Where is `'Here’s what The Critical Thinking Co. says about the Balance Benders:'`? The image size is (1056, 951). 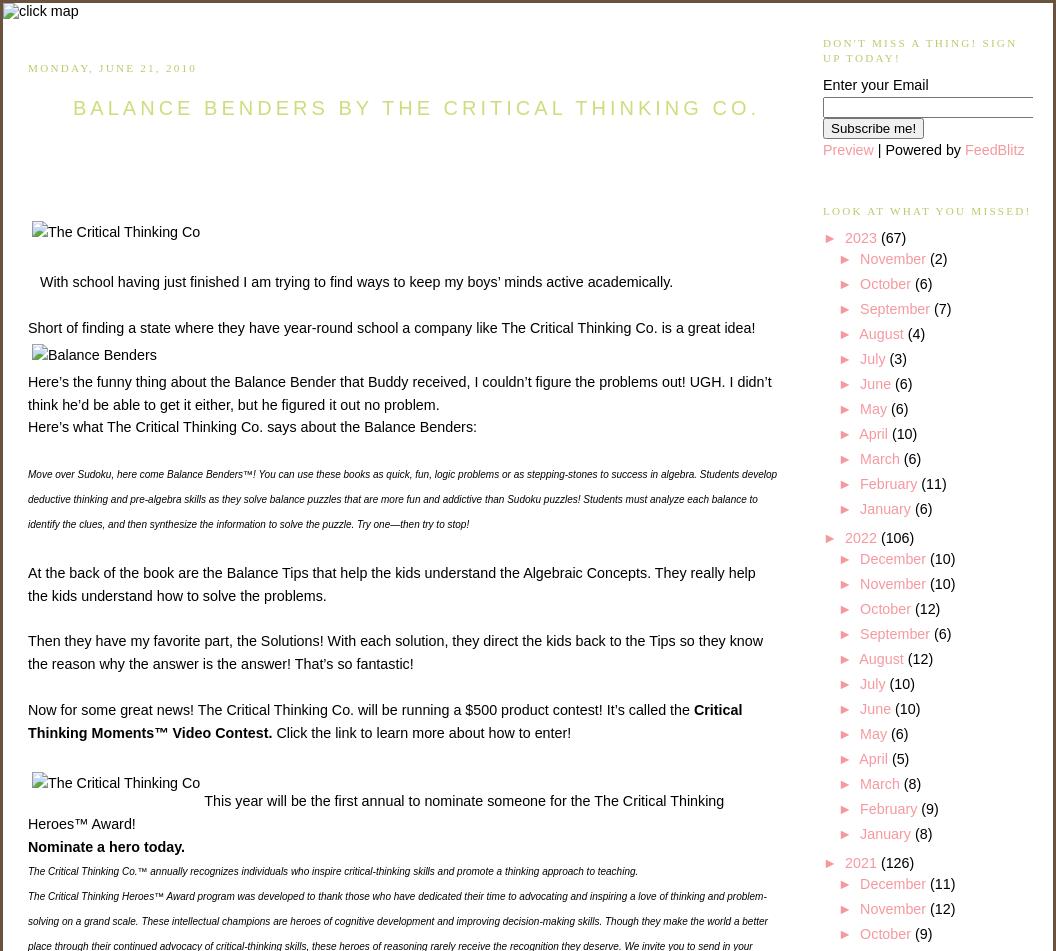 'Here’s what The Critical Thinking Co. says about the Balance Benders:' is located at coordinates (251, 426).